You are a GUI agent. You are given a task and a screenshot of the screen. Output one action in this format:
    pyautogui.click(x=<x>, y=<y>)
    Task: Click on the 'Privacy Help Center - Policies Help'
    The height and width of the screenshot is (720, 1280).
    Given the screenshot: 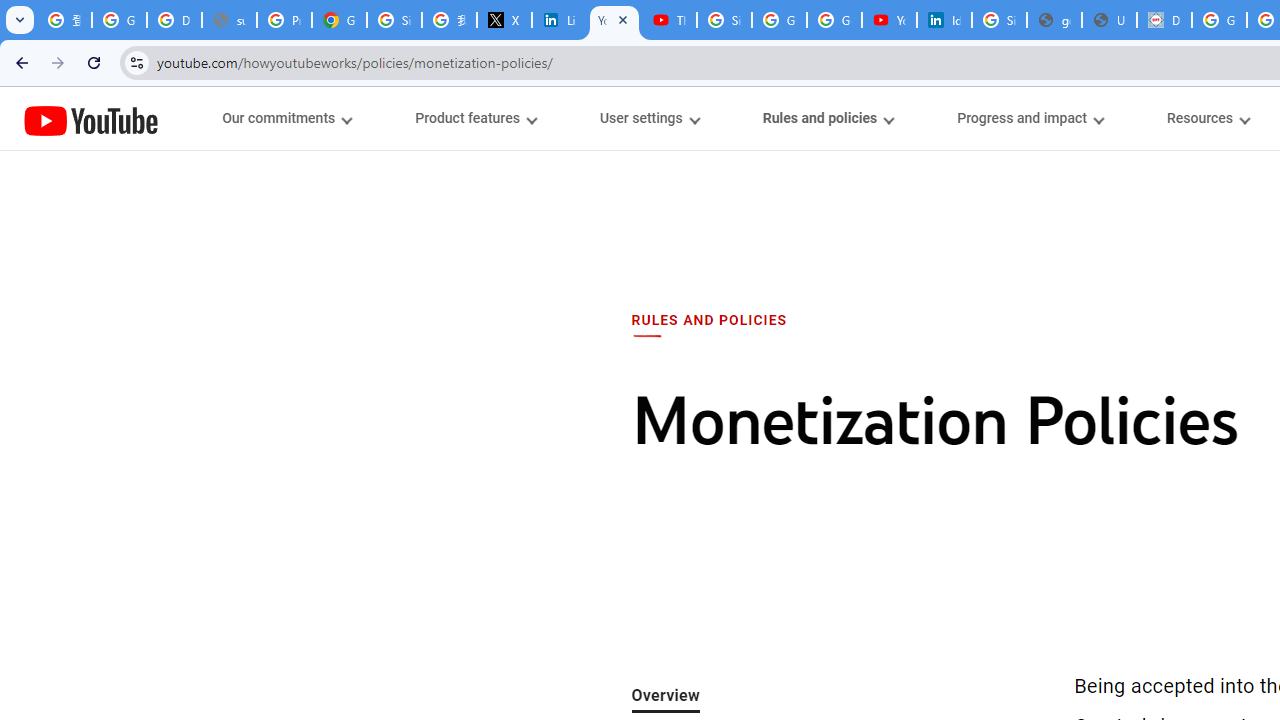 What is the action you would take?
    pyautogui.click(x=283, y=20)
    